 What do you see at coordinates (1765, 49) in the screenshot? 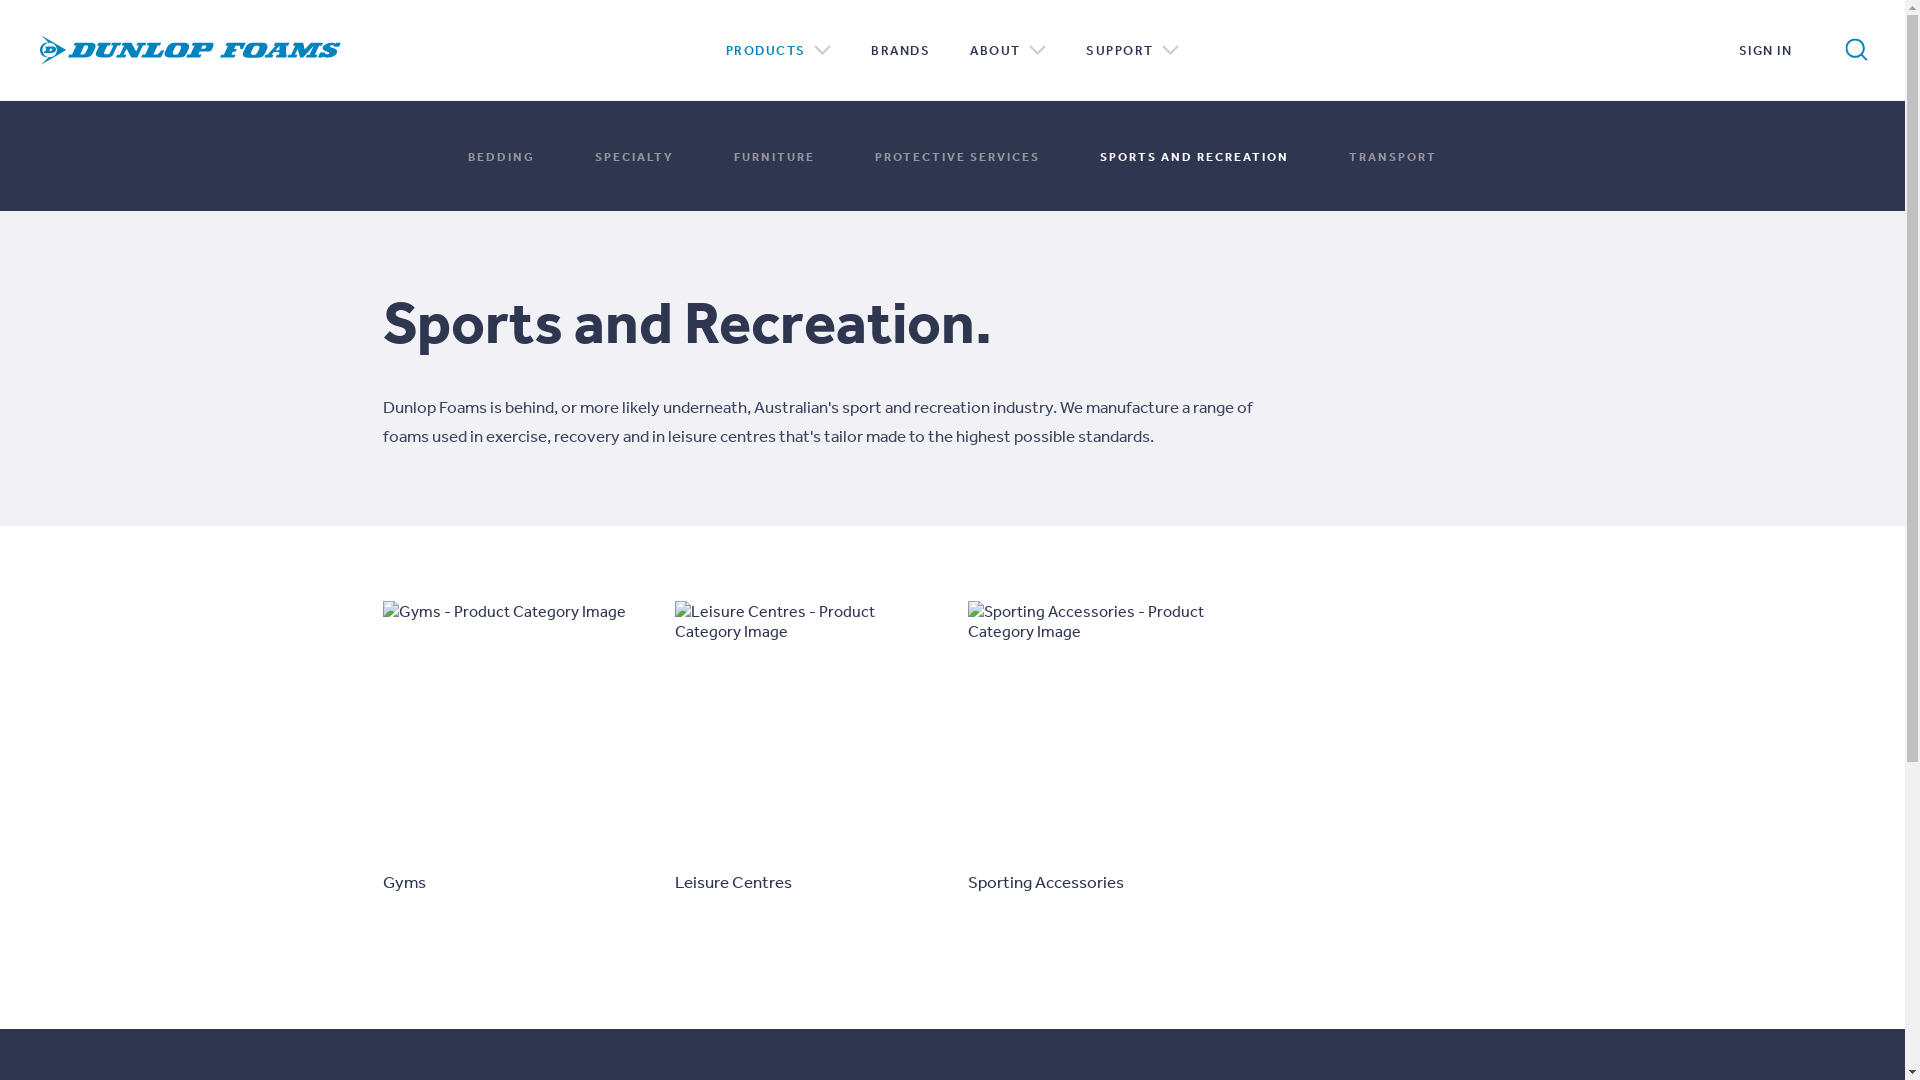
I see `'SIGN IN'` at bounding box center [1765, 49].